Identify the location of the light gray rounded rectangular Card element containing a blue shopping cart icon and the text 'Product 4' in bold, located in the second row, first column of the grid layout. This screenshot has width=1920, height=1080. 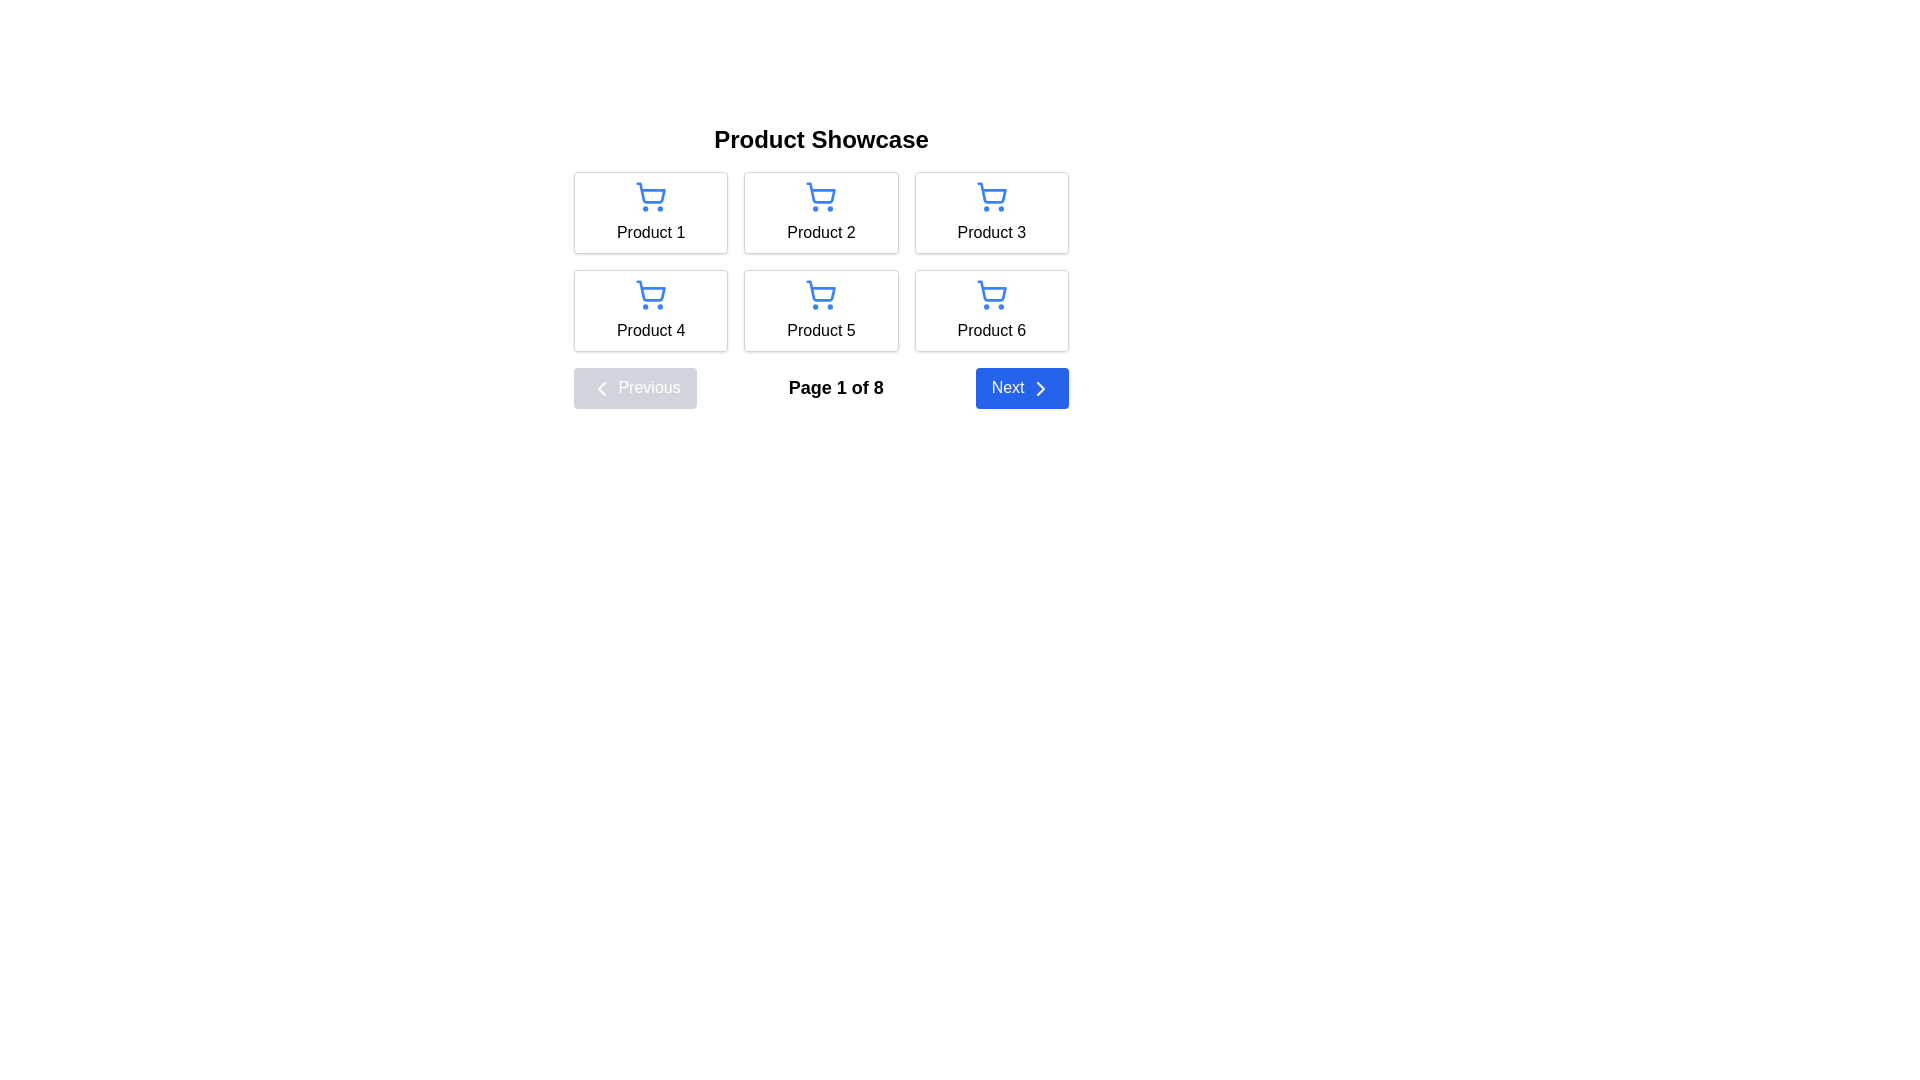
(651, 311).